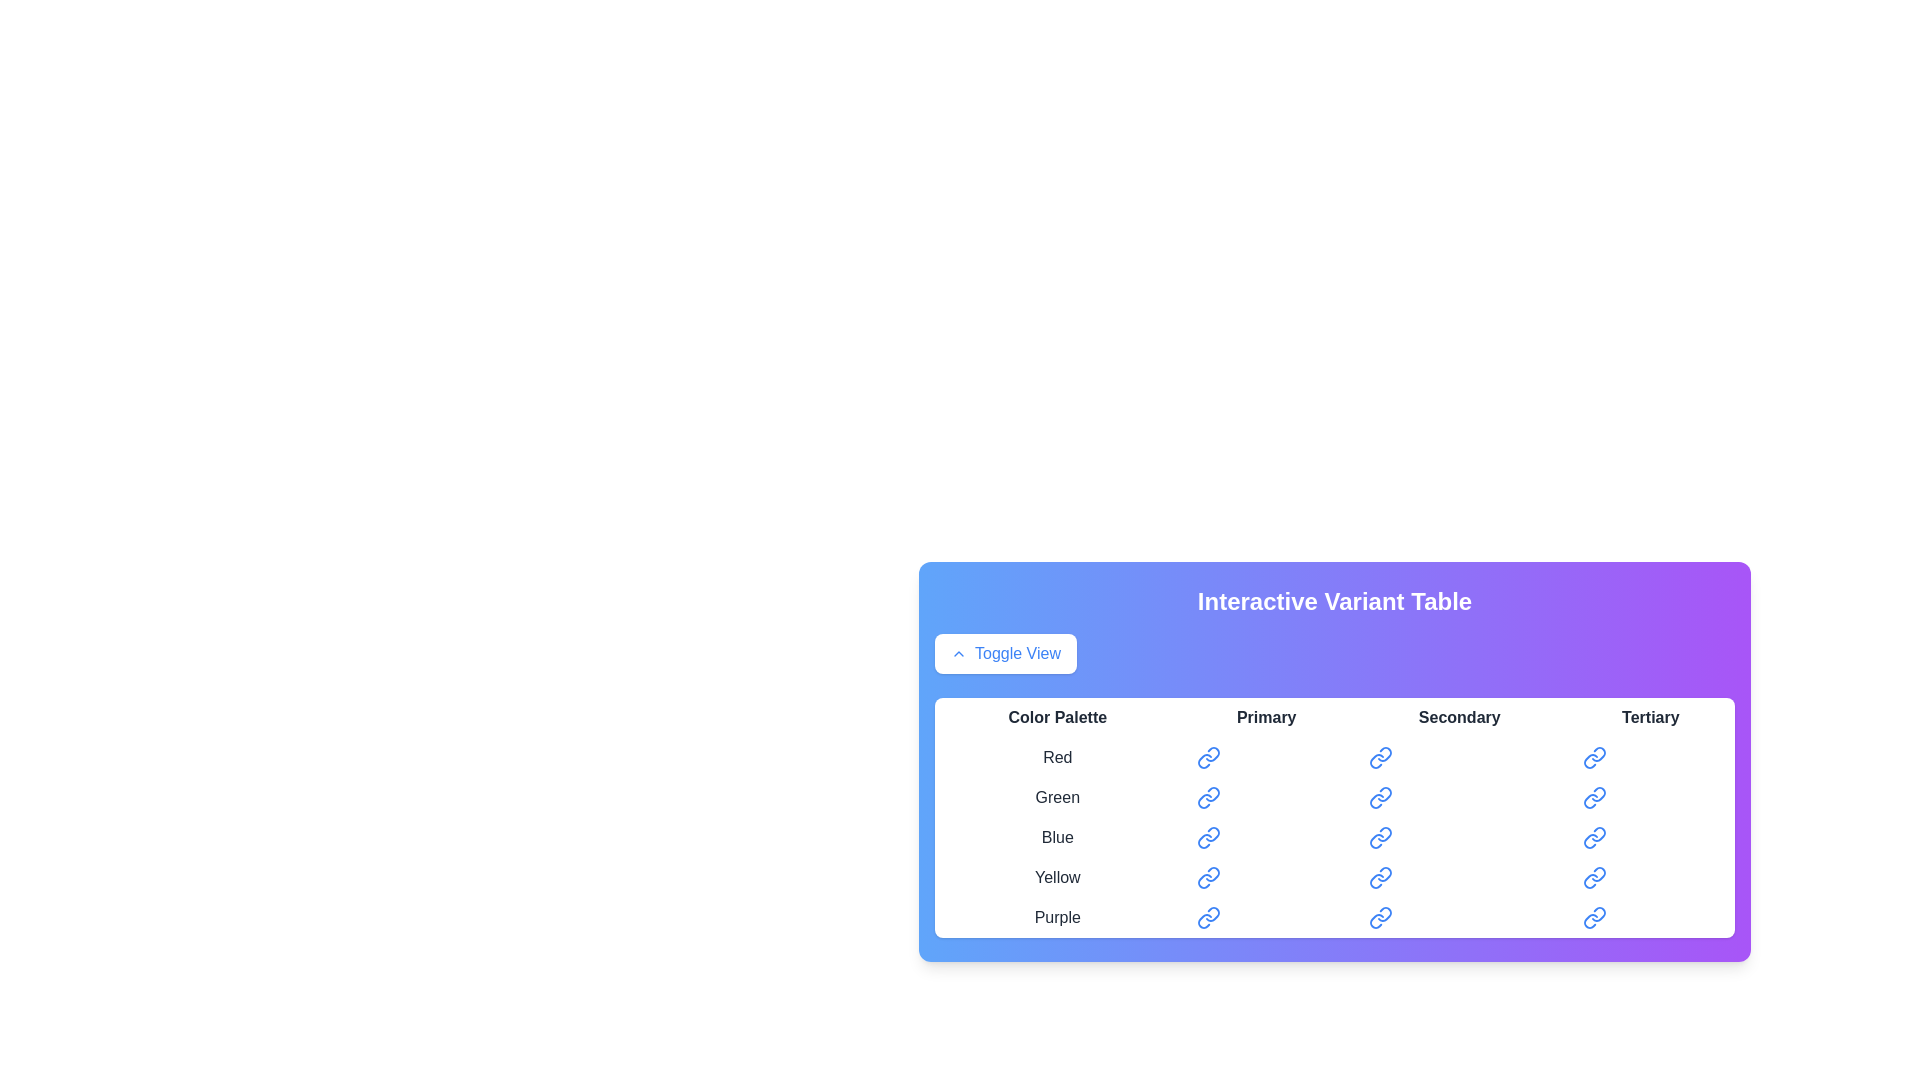 This screenshot has height=1080, width=1920. What do you see at coordinates (958, 654) in the screenshot?
I see `the 'Toggle View' button located in the upper left corner of the card displaying the 'Interactive Variant Table'` at bounding box center [958, 654].